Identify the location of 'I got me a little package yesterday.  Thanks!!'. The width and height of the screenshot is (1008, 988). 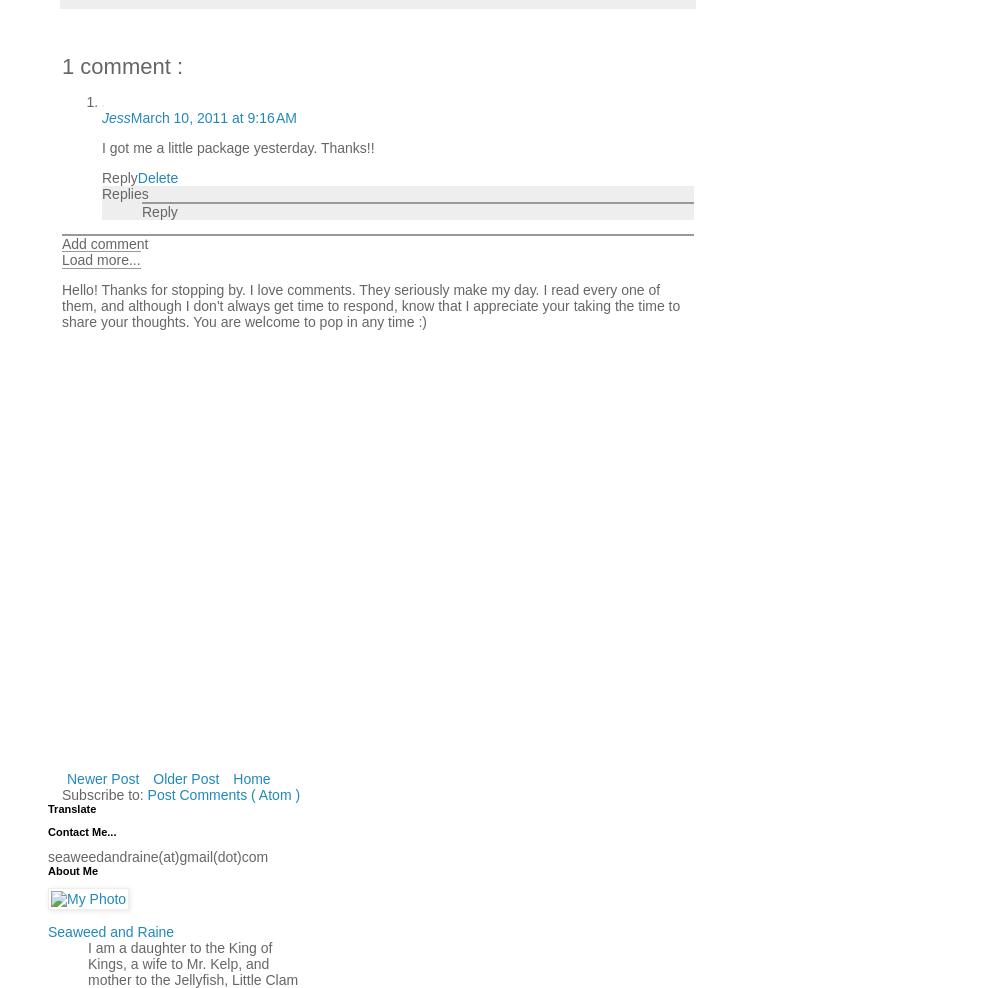
(237, 146).